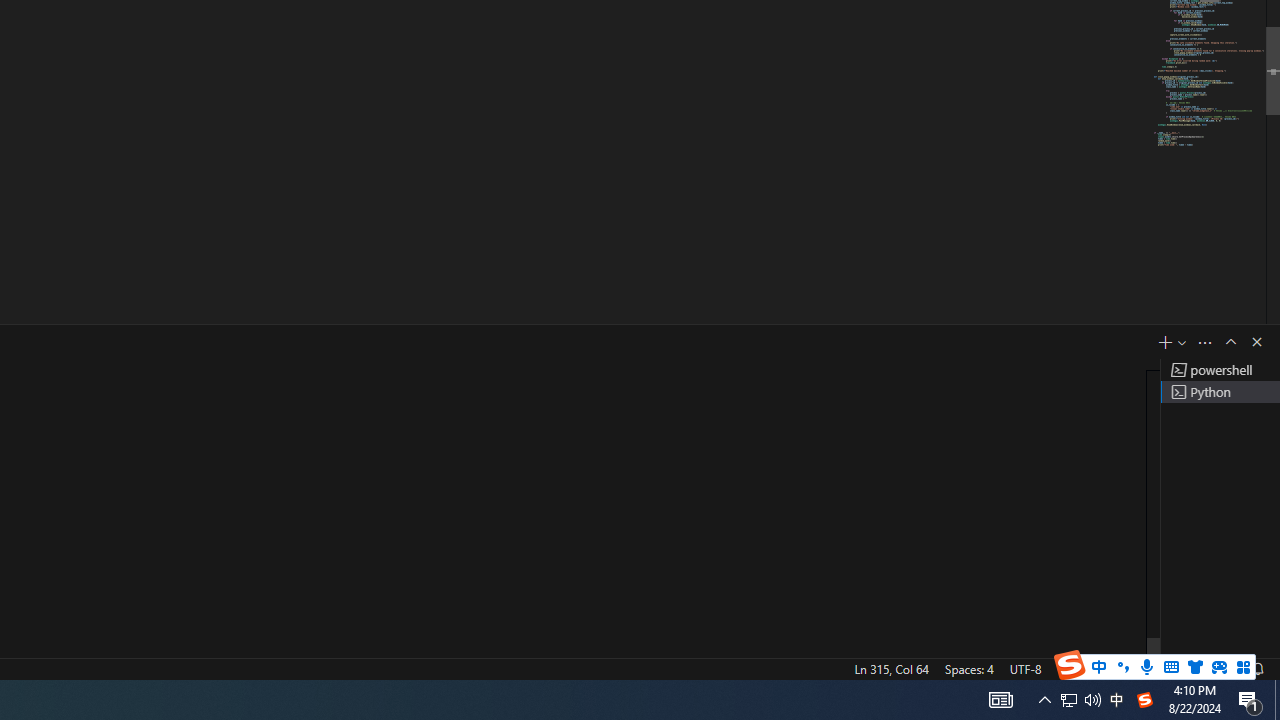 This screenshot has height=720, width=1280. I want to click on 'Views and More Actions...', so click(1204, 341).